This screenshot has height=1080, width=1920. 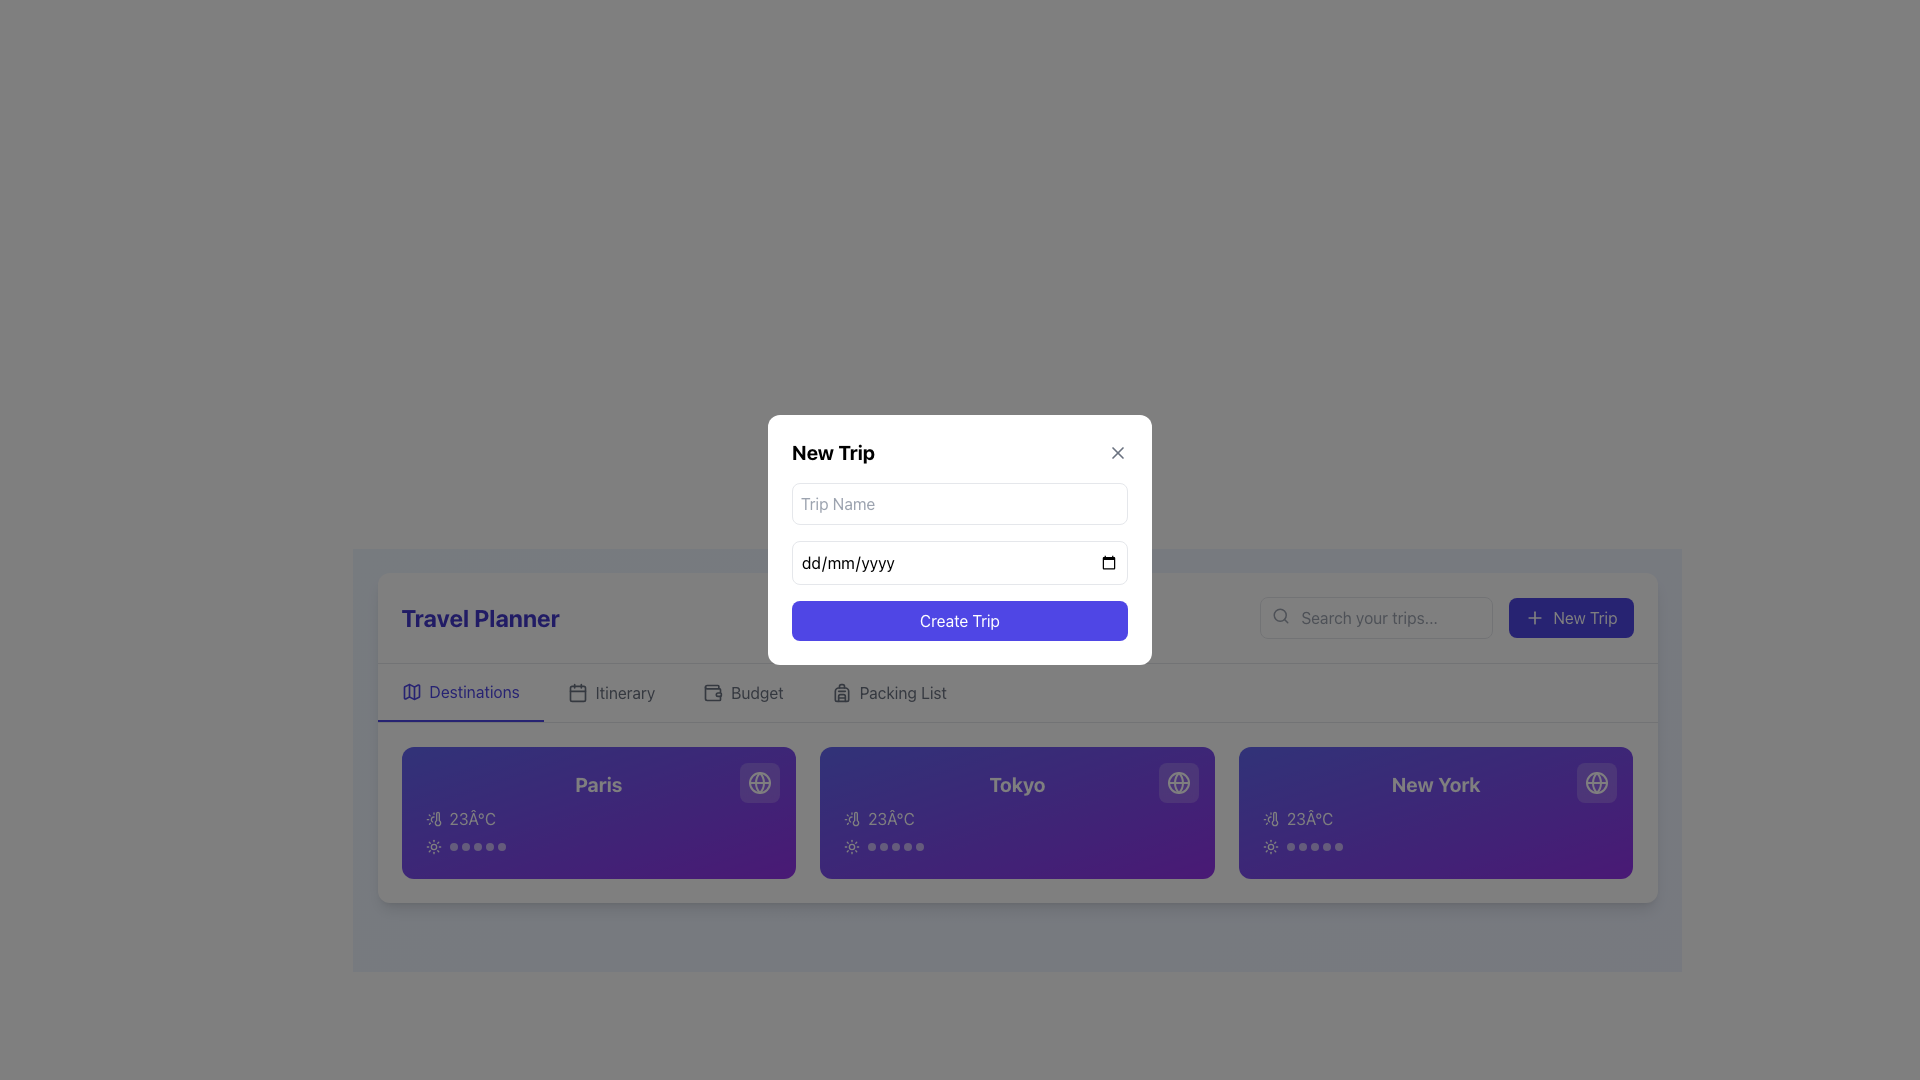 I want to click on the circular outline of the globe icon located in the top-right corner of the 'New York' card, which is displayed against a purple background, so click(x=1596, y=782).